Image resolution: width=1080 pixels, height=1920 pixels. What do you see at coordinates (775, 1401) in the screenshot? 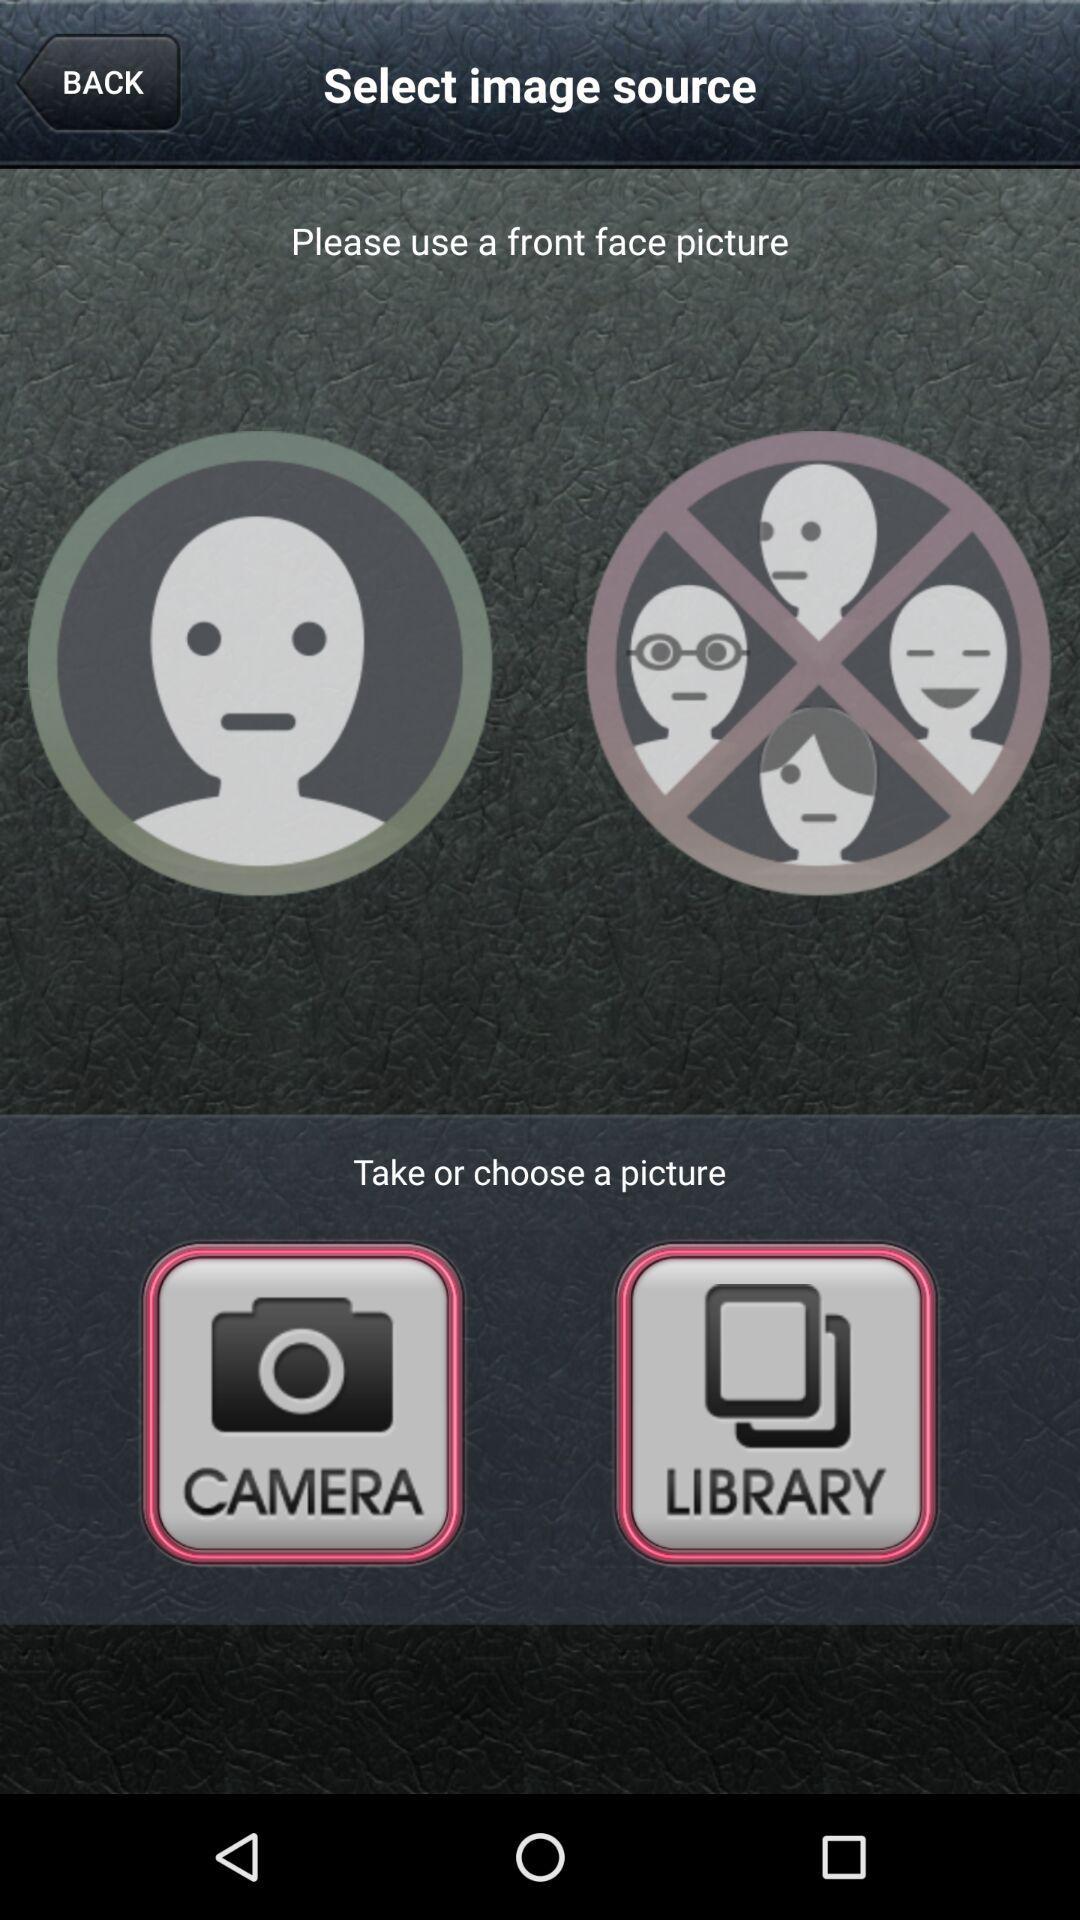
I see `stored photos` at bounding box center [775, 1401].